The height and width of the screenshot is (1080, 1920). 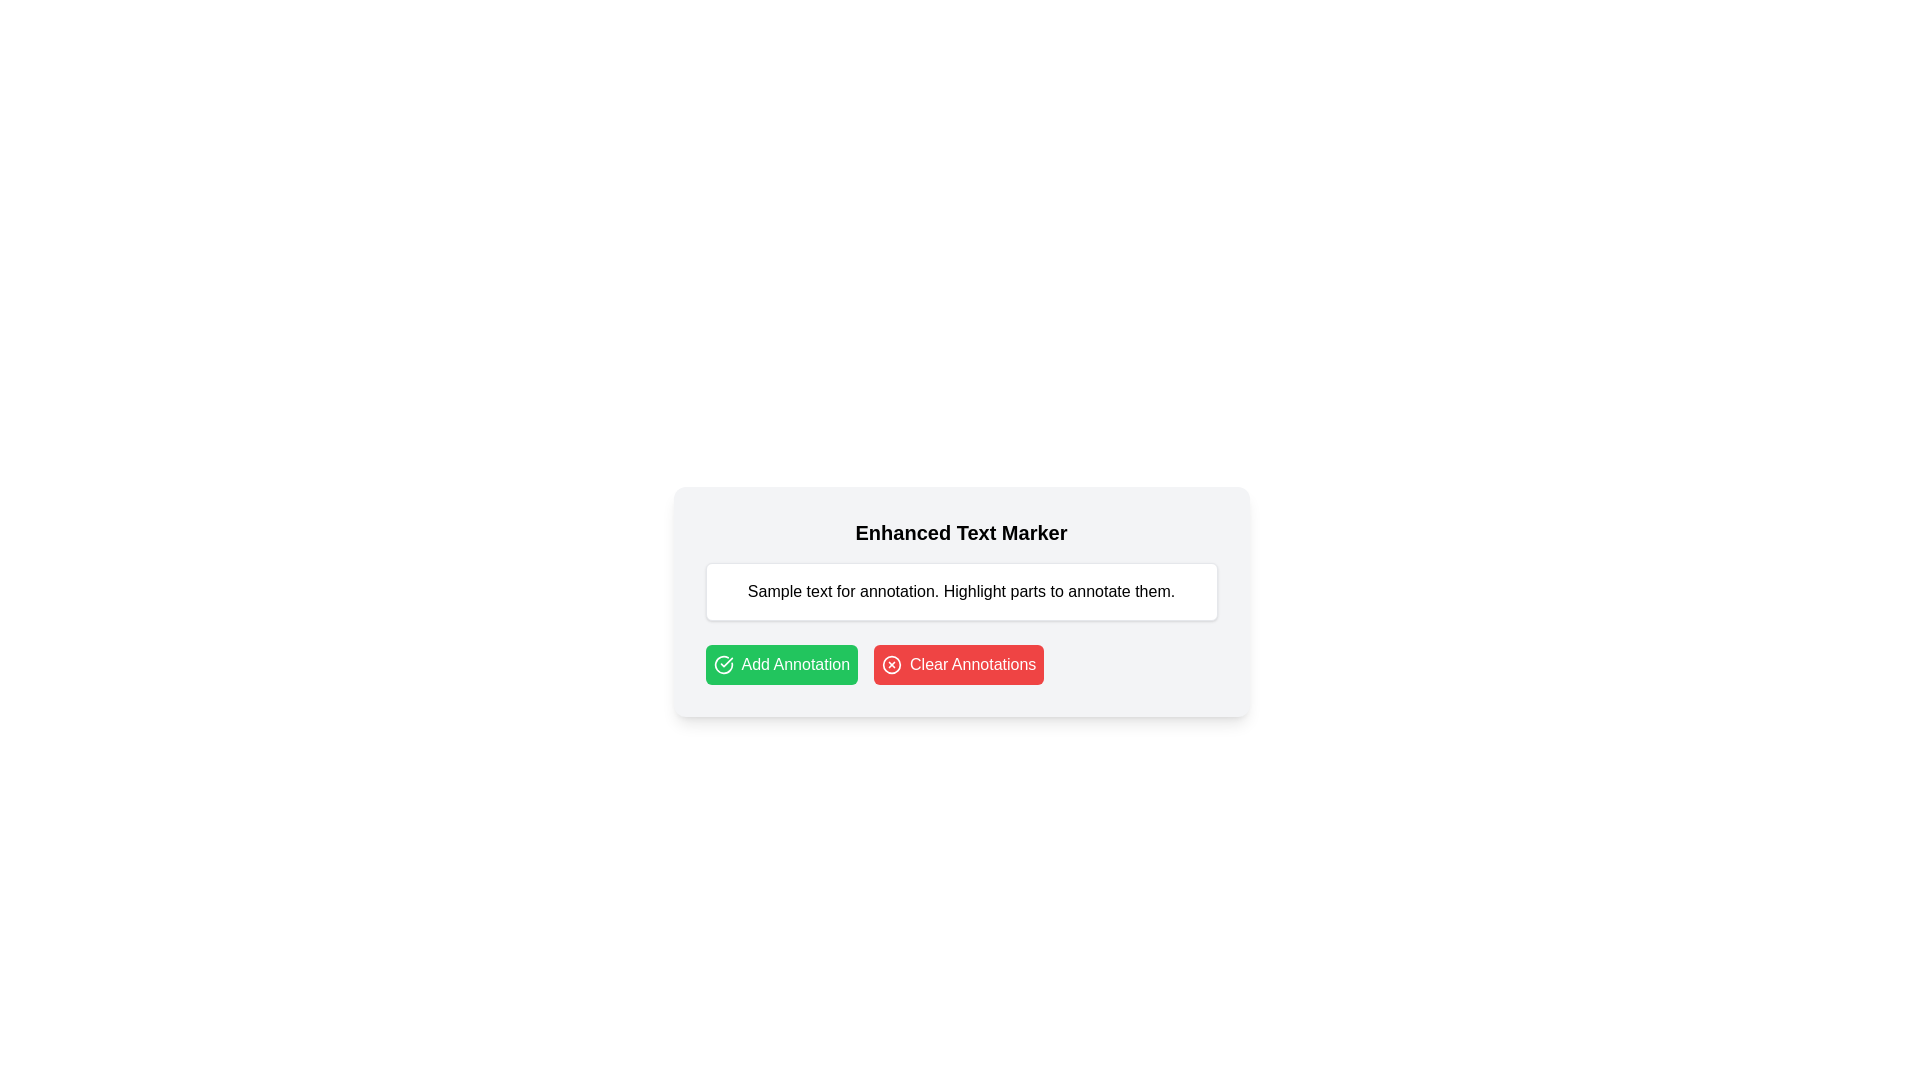 What do you see at coordinates (808, 590) in the screenshot?
I see `character 't' in the phrase 'text' within the paragraph starting with 'Sample text for annotation.'` at bounding box center [808, 590].